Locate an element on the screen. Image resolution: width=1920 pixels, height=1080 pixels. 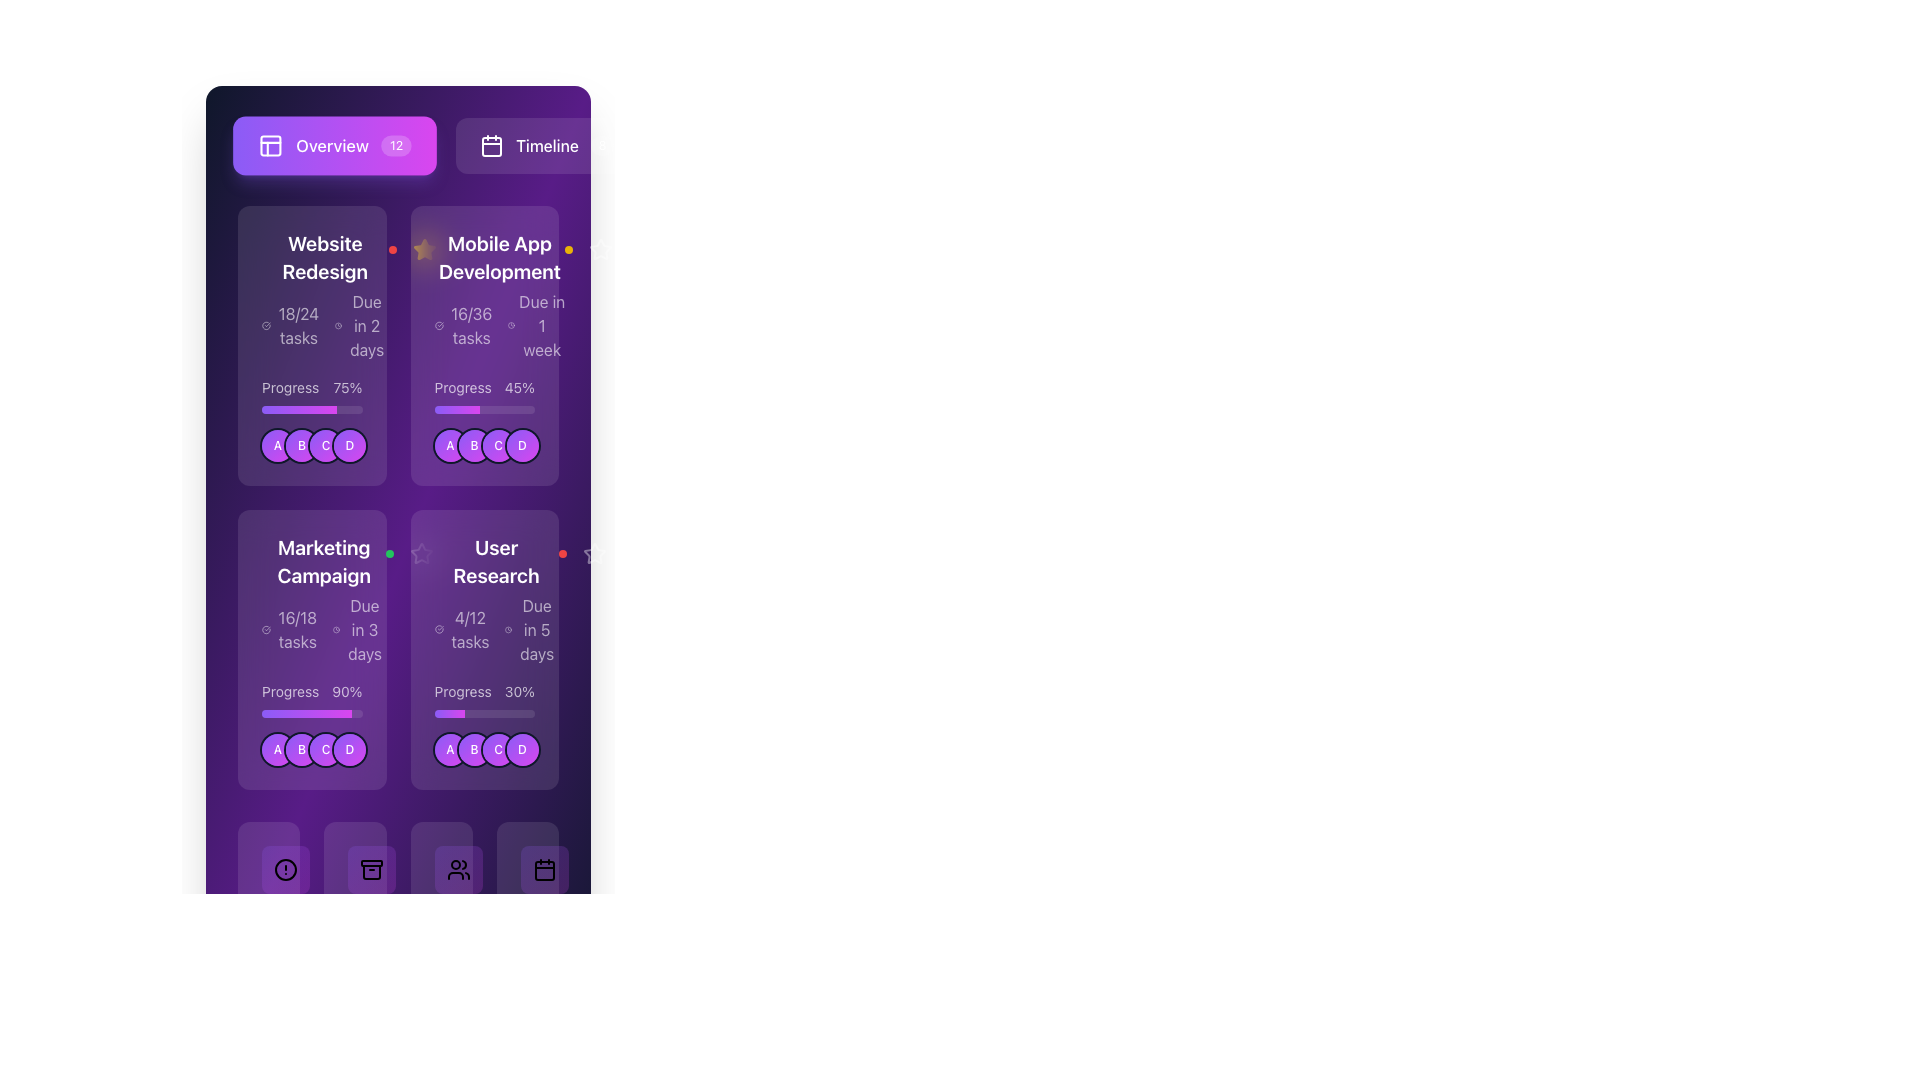
the Avatar Group Display representing team members associated with the 'Marketing Campaign' task group is located at coordinates (311, 749).